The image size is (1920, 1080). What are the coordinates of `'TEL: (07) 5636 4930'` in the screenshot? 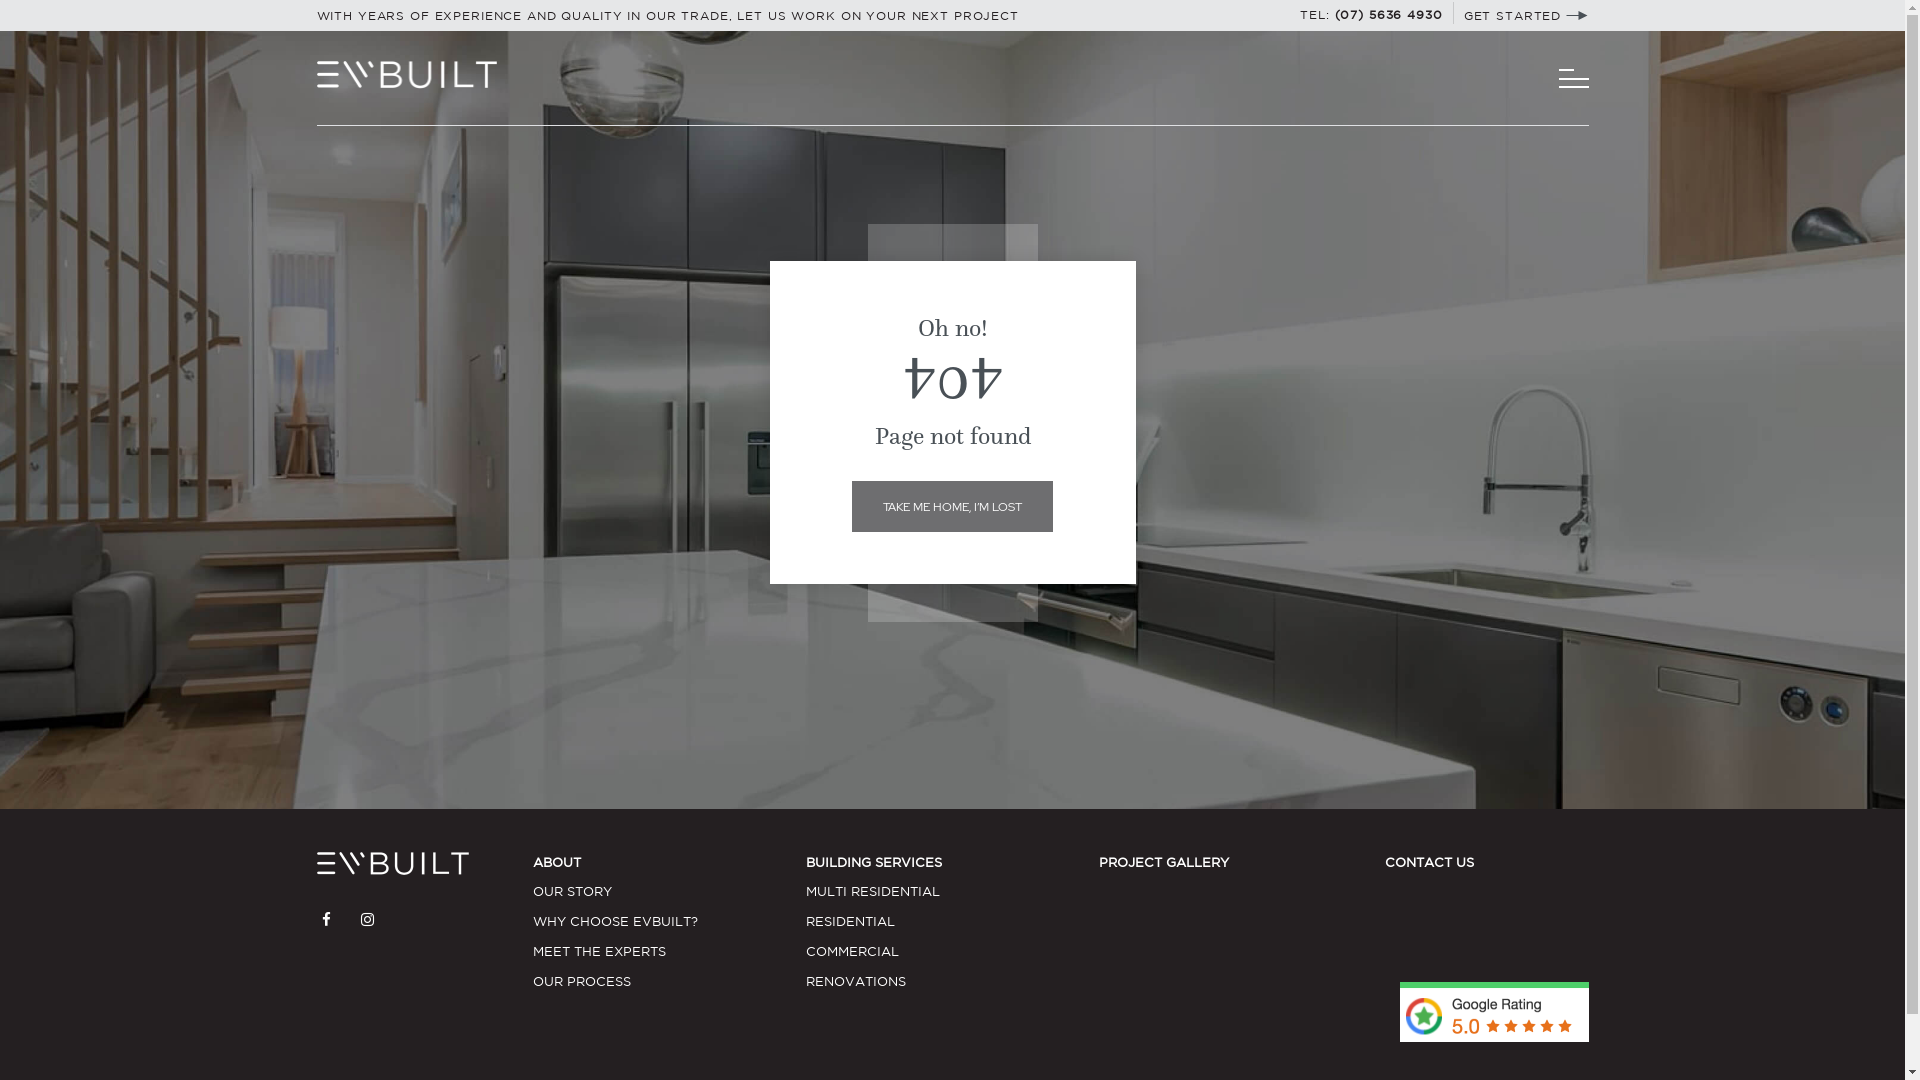 It's located at (1300, 14).